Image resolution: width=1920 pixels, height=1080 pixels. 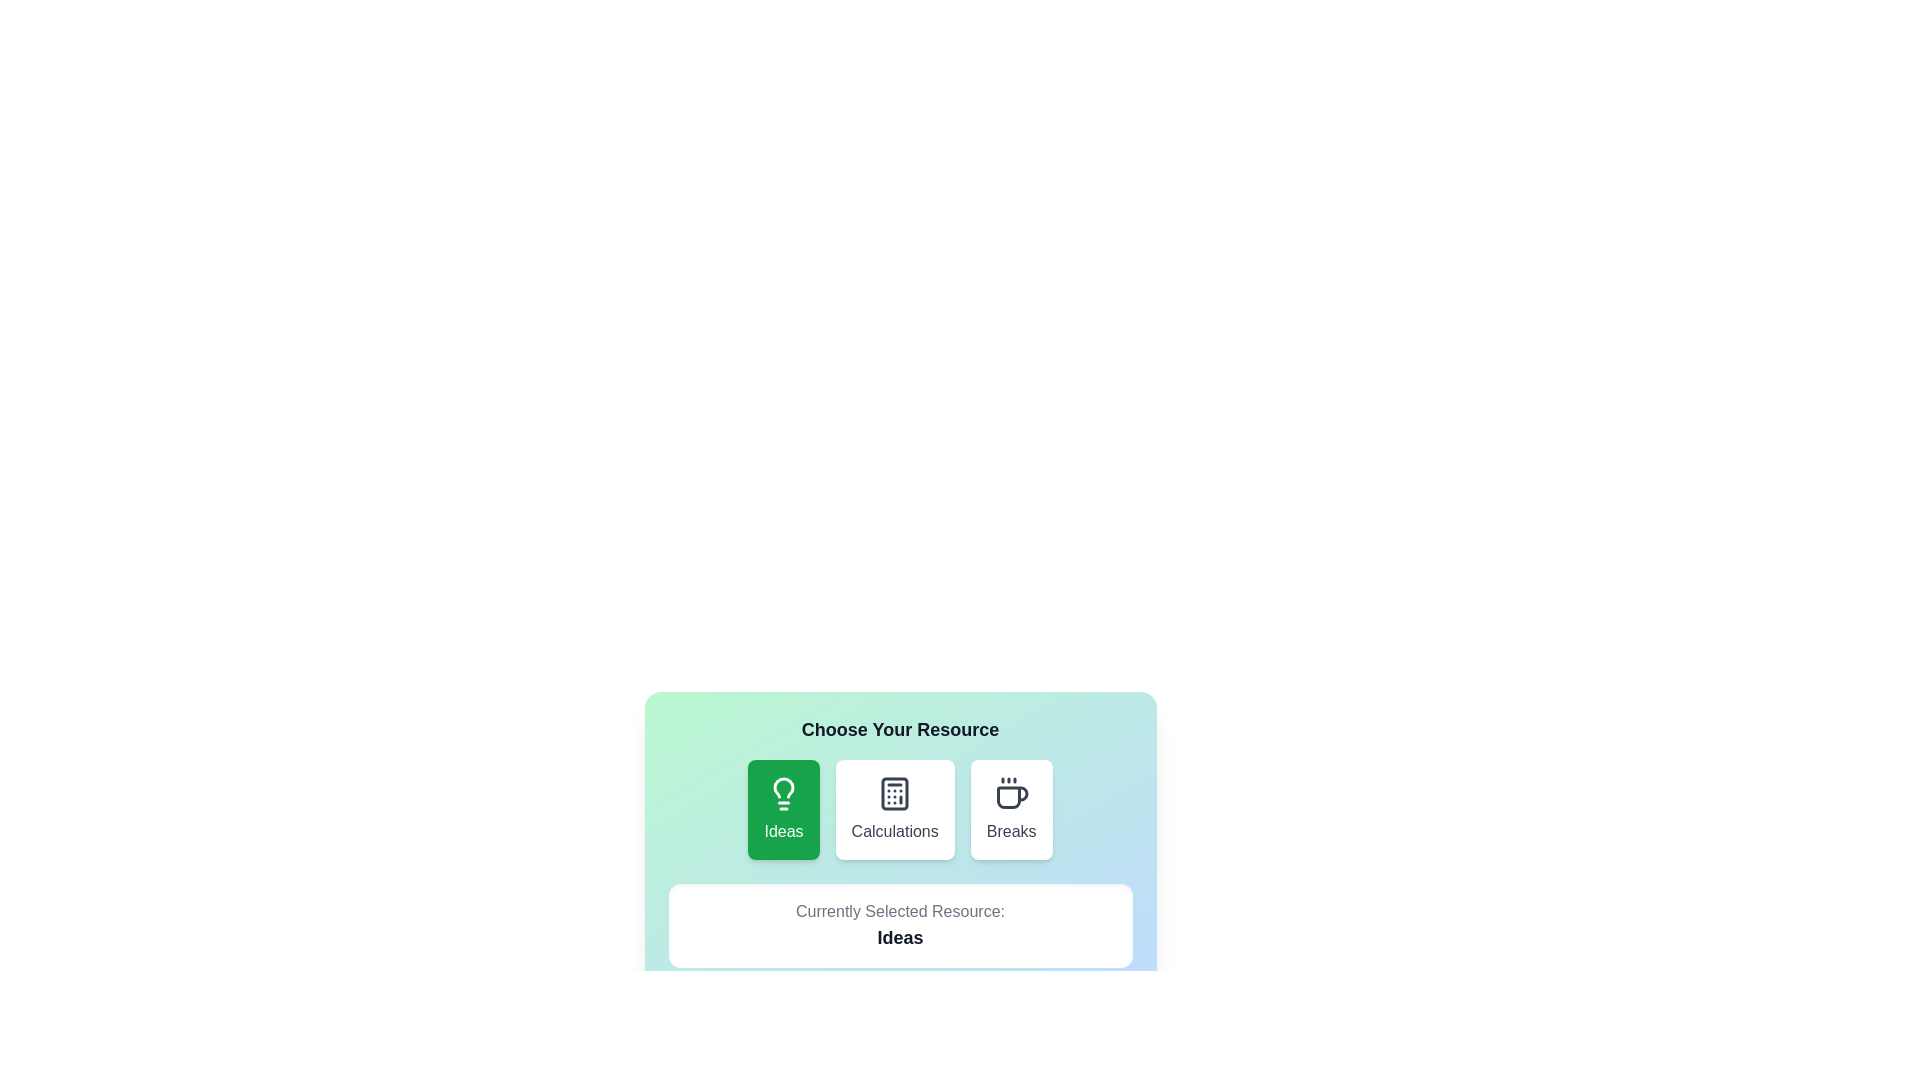 I want to click on the button corresponding to the resource type Calculations, so click(x=894, y=810).